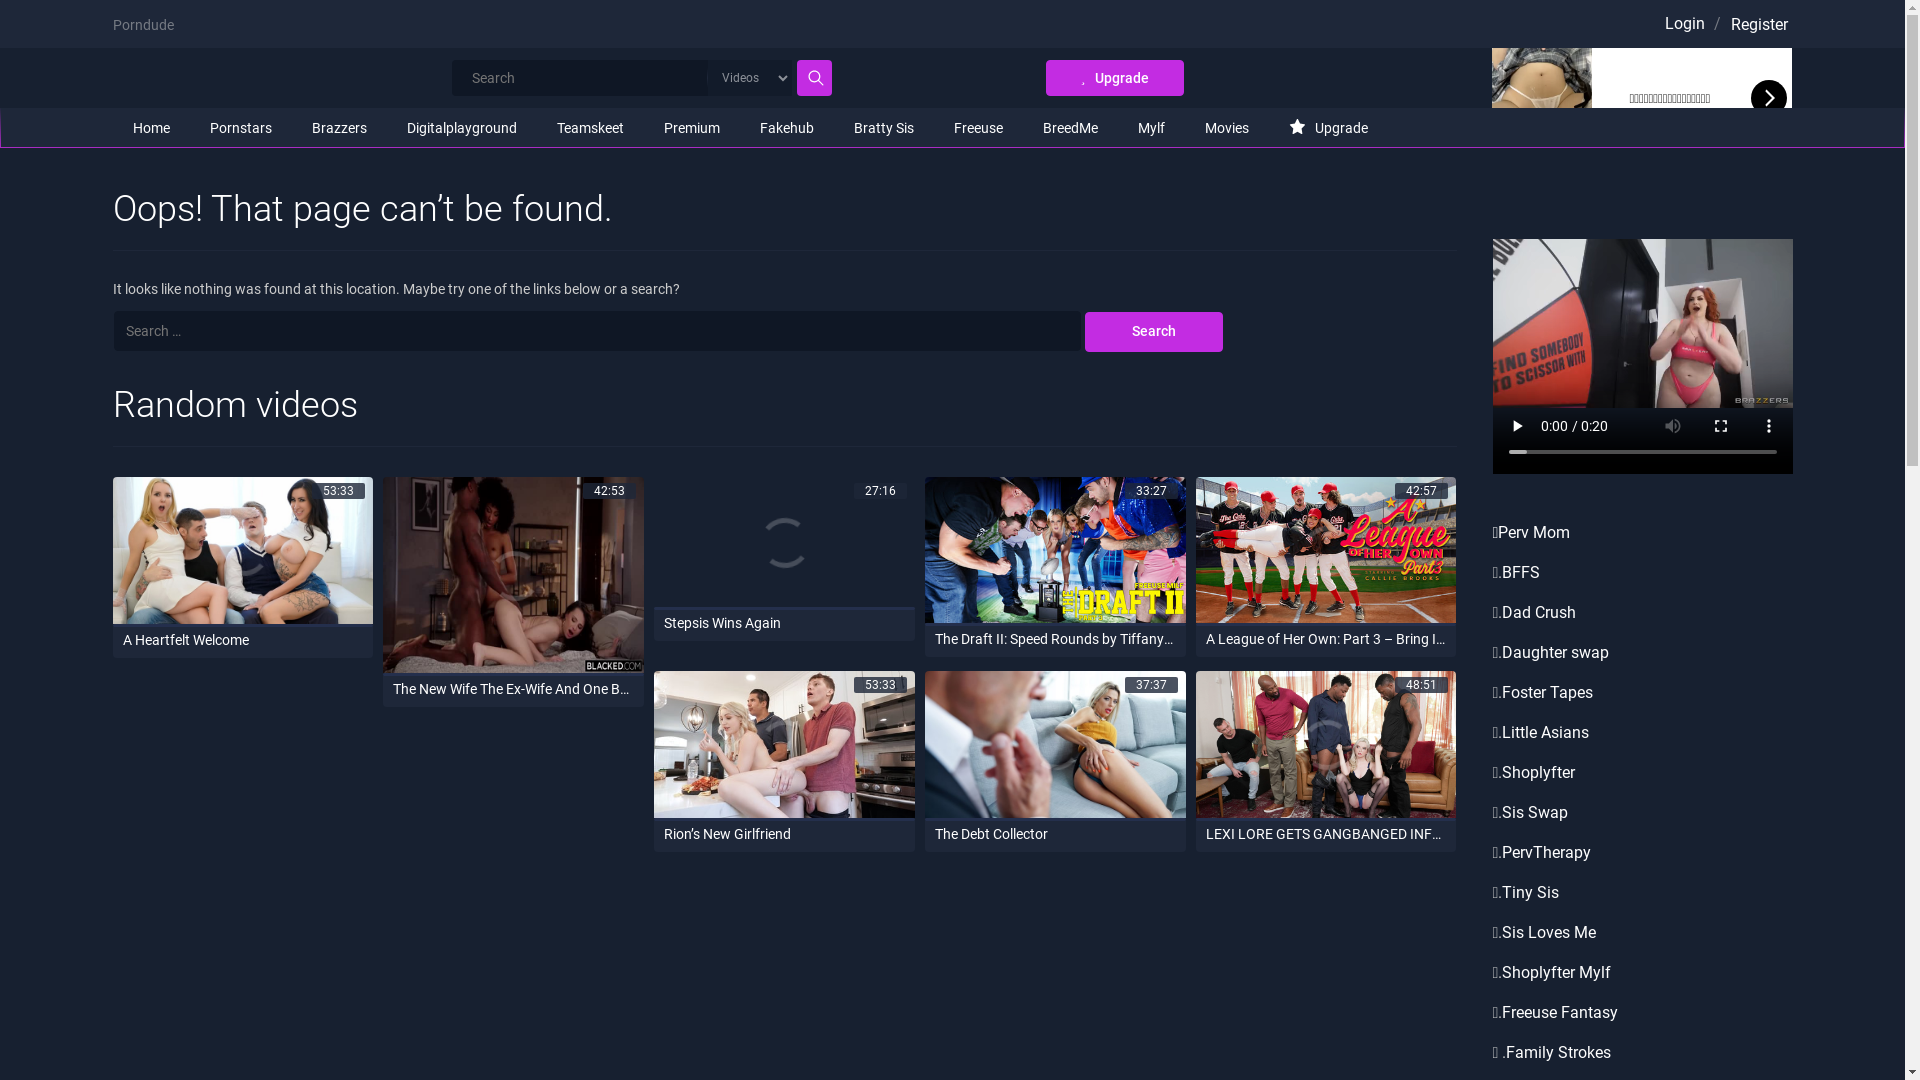 This screenshot has height=1080, width=1920. I want to click on 'Shoplyfter Mylf', so click(1555, 971).